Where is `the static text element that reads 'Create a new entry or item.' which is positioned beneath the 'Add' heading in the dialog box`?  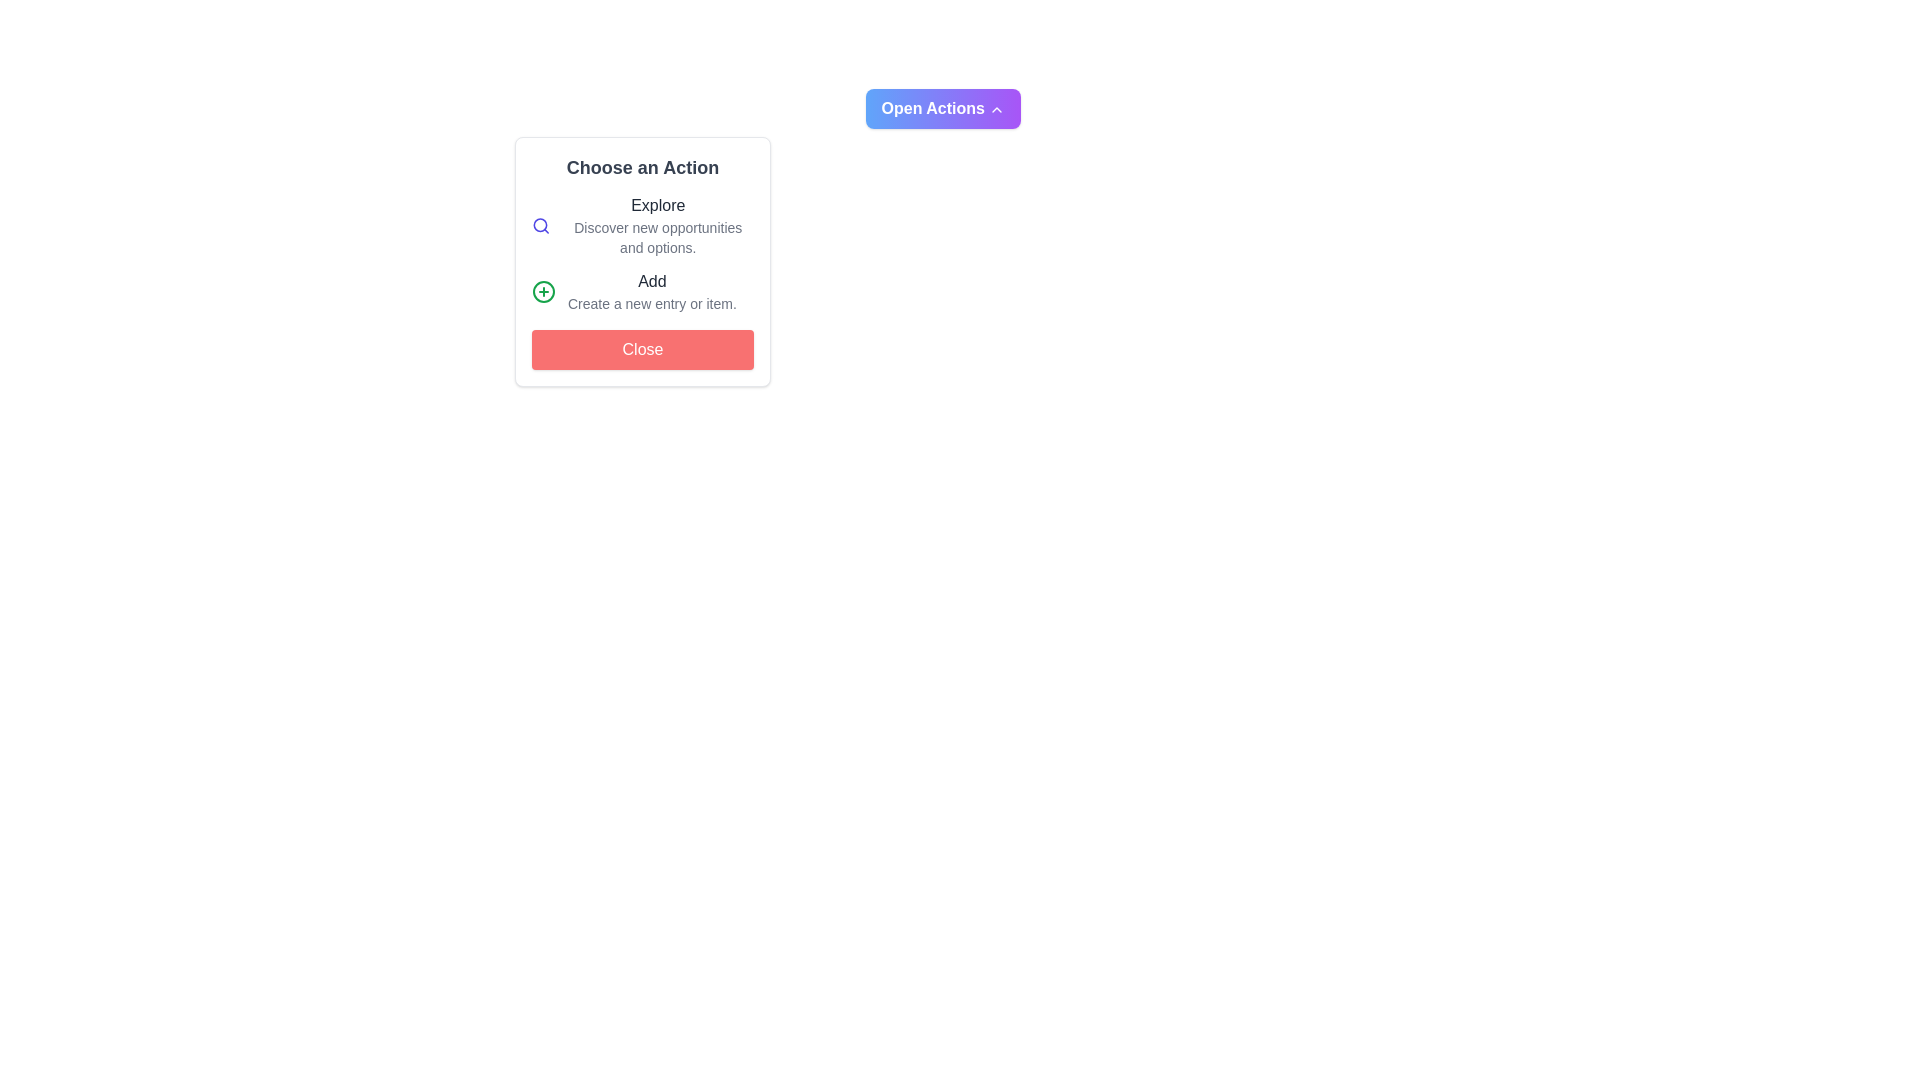
the static text element that reads 'Create a new entry or item.' which is positioned beneath the 'Add' heading in the dialog box is located at coordinates (652, 304).